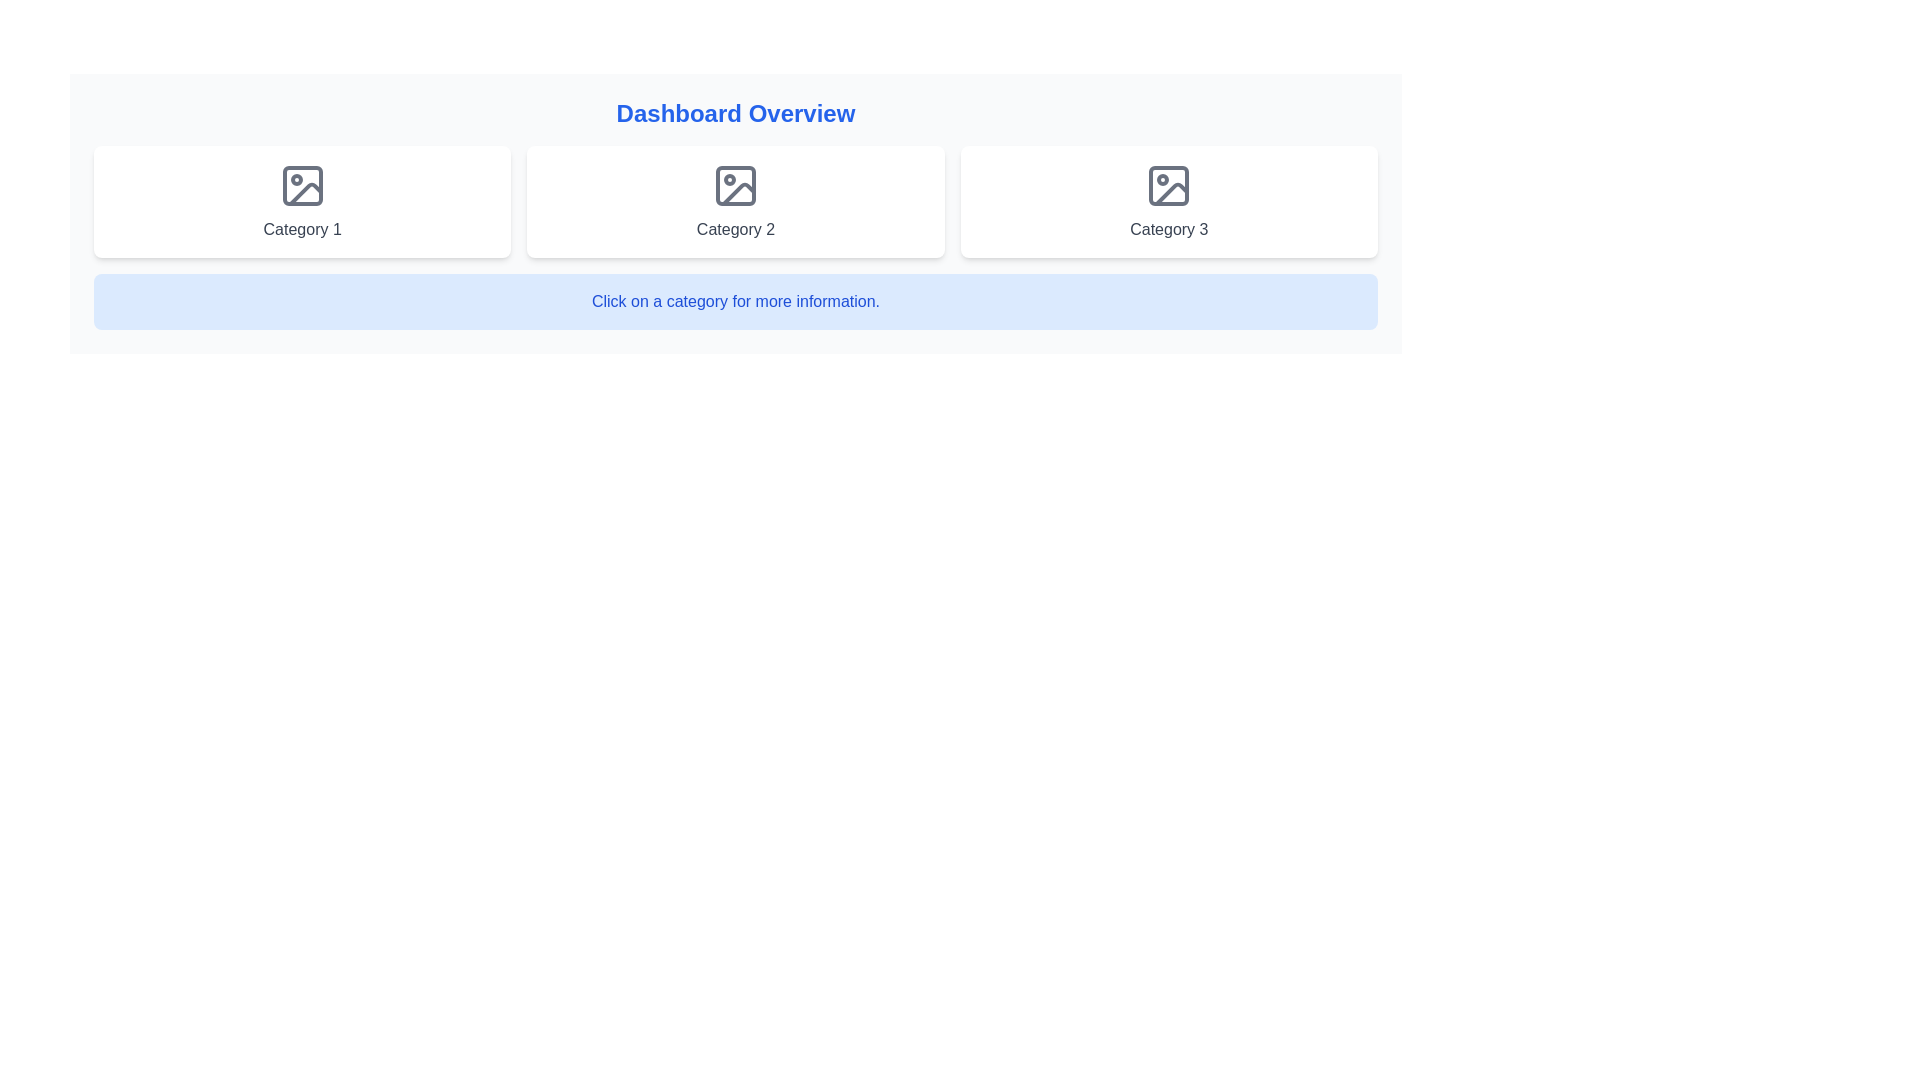  Describe the element at coordinates (1169, 185) in the screenshot. I see `the appearance of the image icon centered within the 'Category 3' card on the right side of the interface` at that location.